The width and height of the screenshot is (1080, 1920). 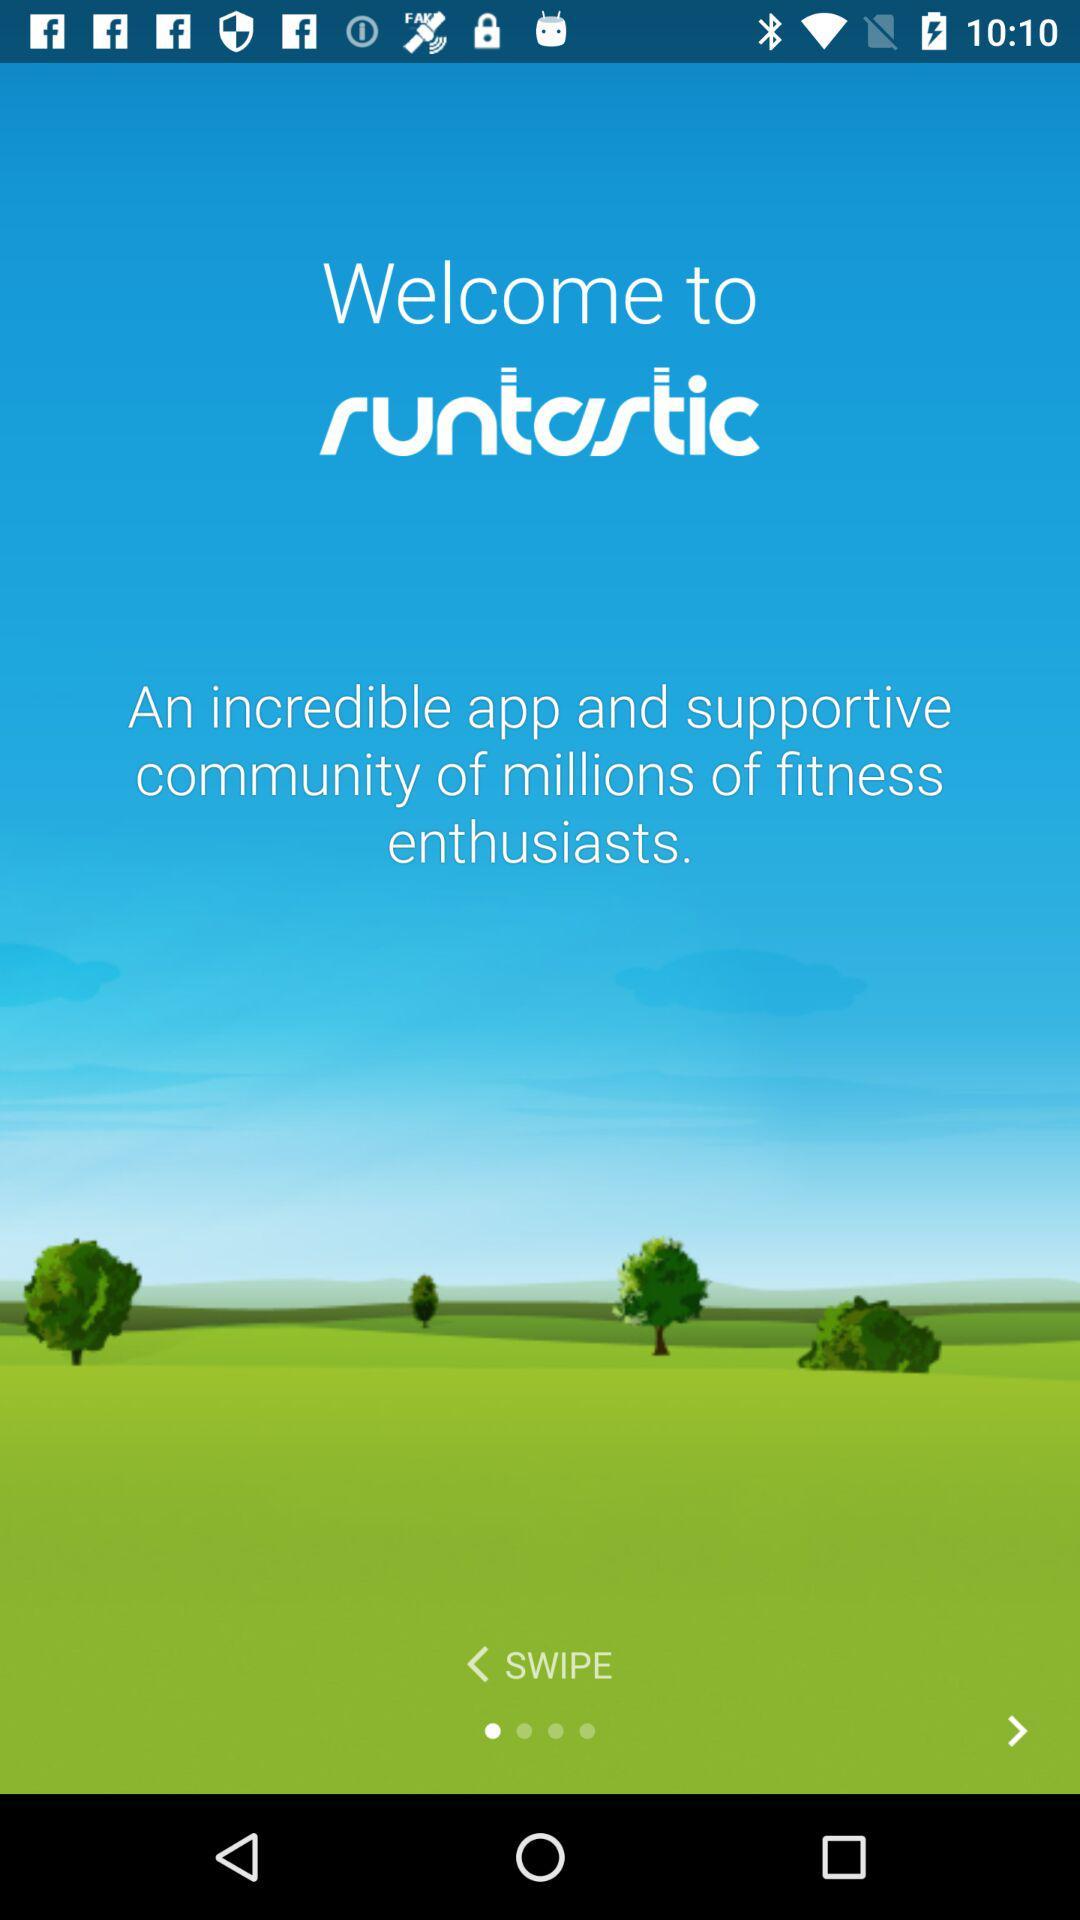 I want to click on the arrow_forward icon, so click(x=1017, y=1730).